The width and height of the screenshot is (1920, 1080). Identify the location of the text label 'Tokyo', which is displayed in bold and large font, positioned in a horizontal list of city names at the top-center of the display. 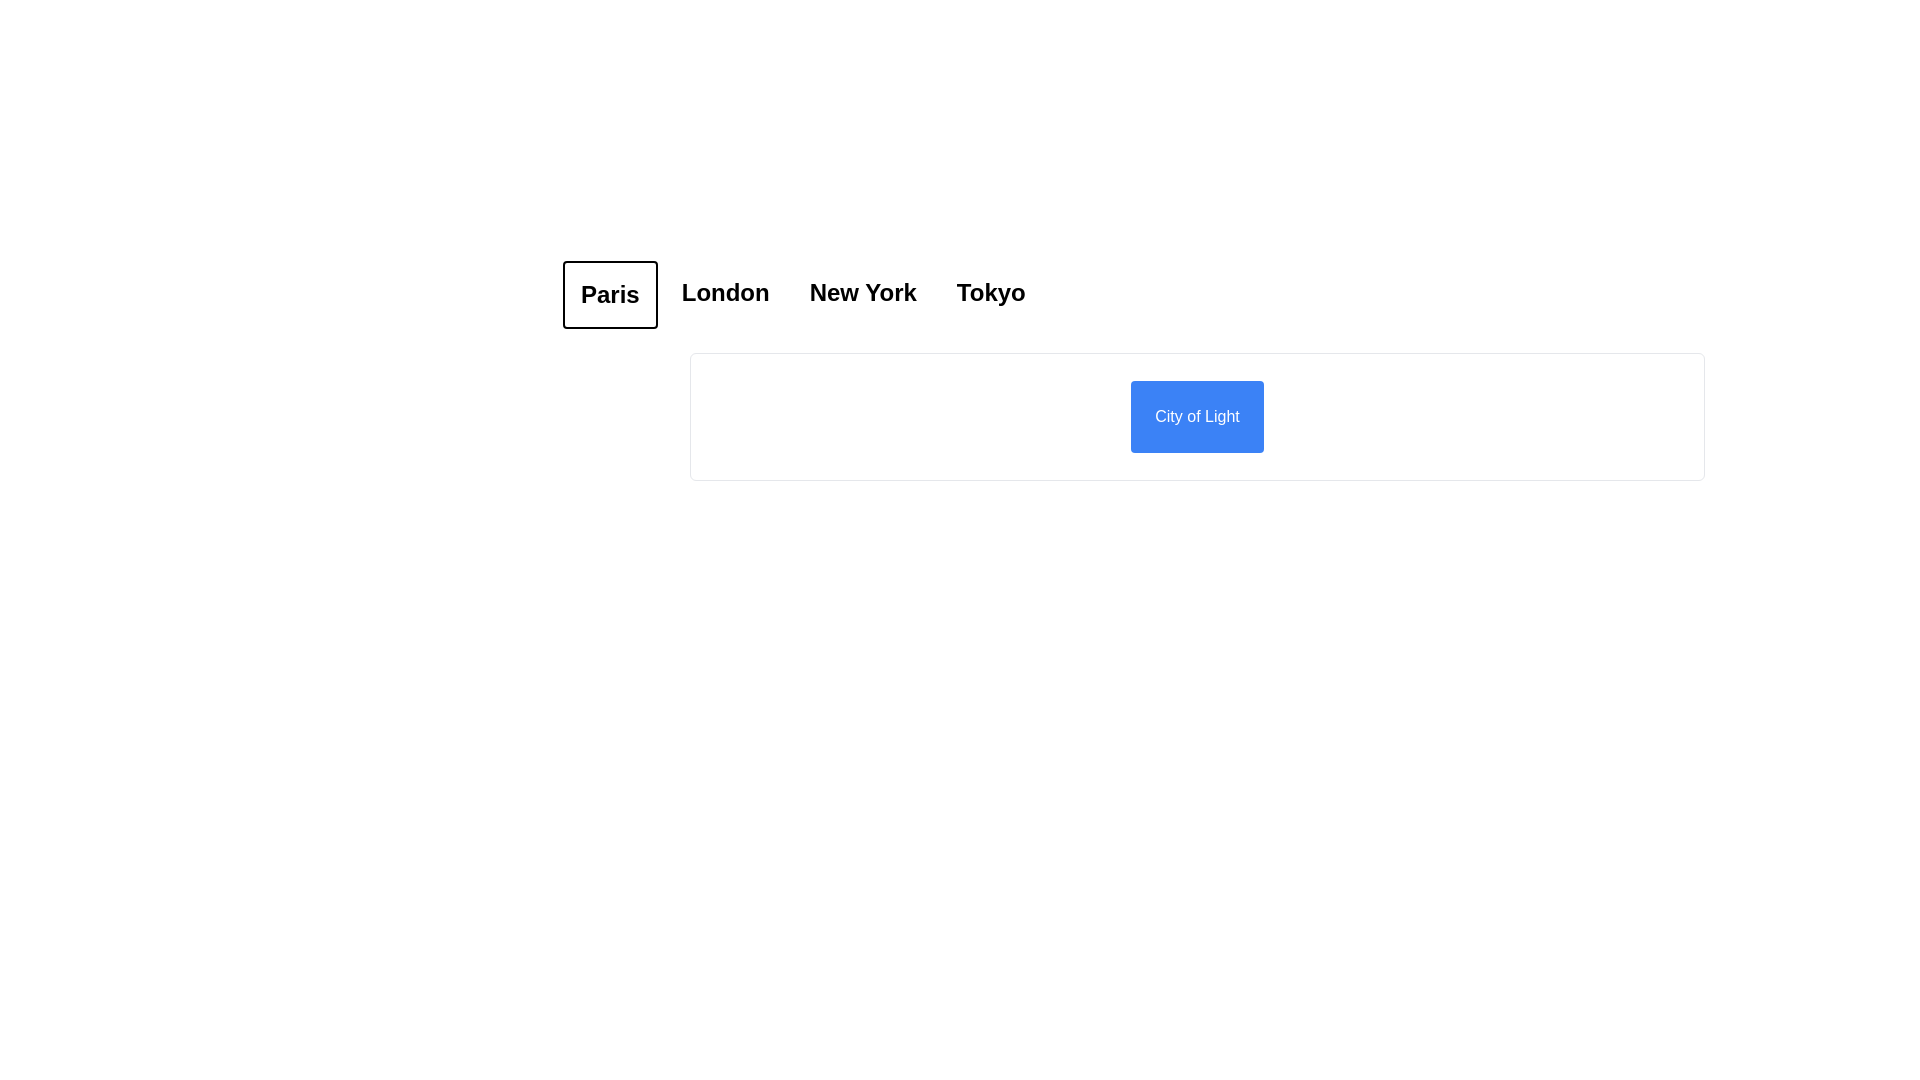
(991, 293).